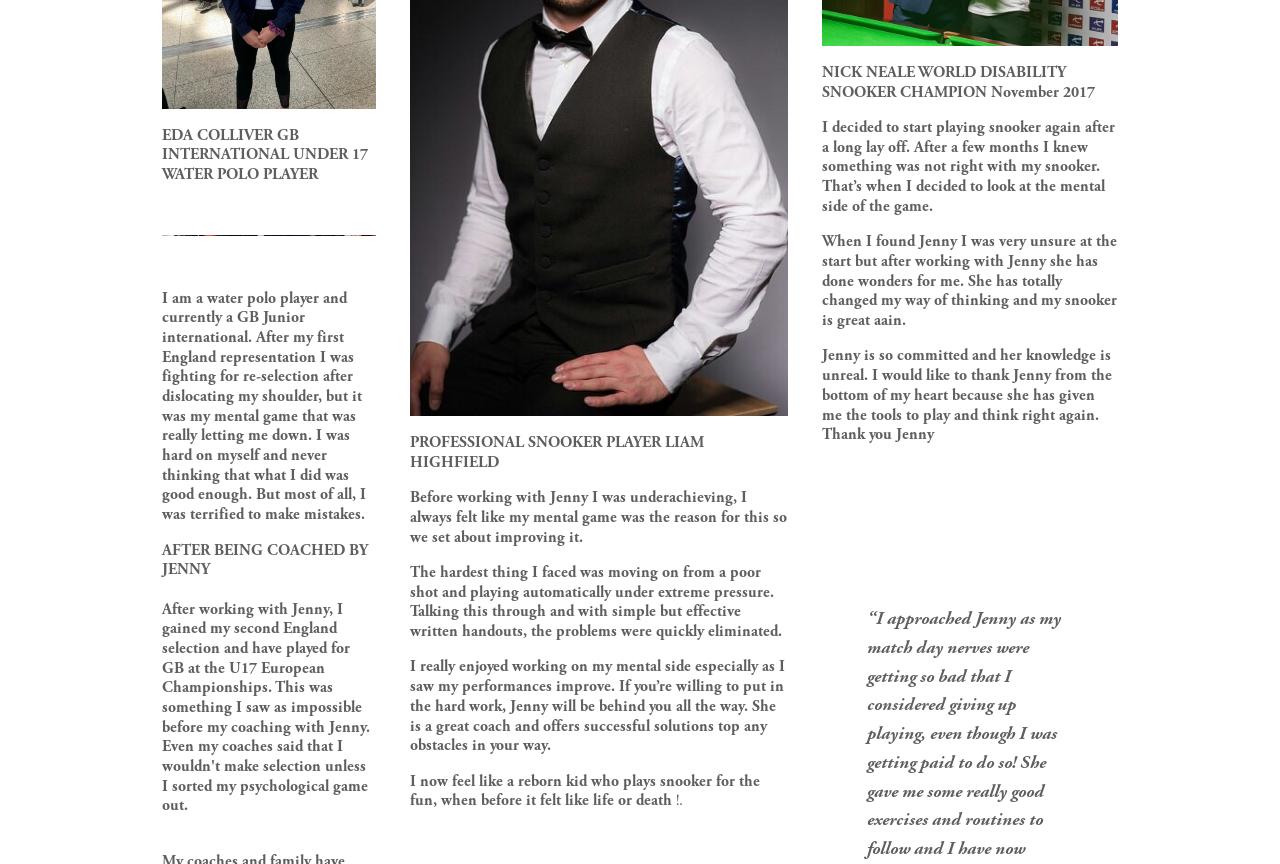 This screenshot has height=864, width=1280. Describe the element at coordinates (584, 789) in the screenshot. I see `'I now feel like a reborn kid who plays snooker for the fun, when before it felt like life or death'` at that location.